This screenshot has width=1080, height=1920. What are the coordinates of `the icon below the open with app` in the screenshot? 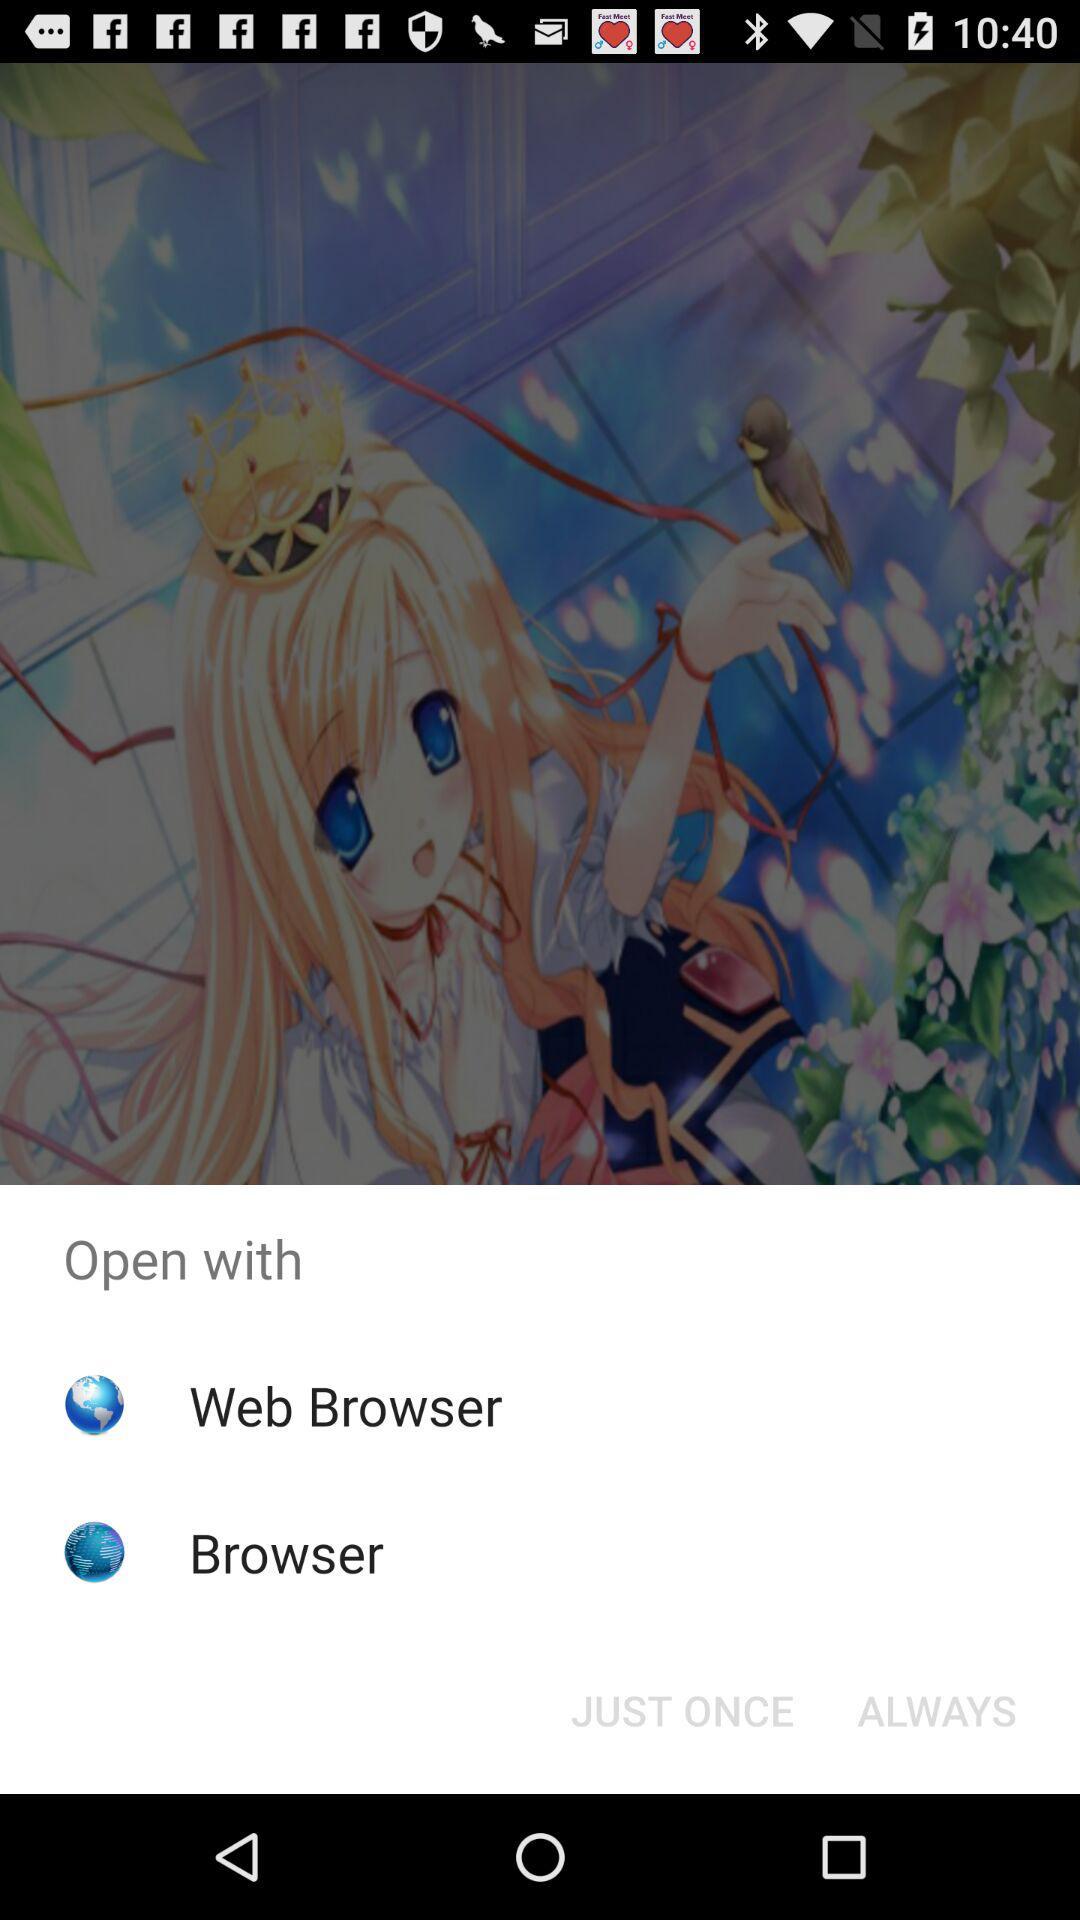 It's located at (344, 1404).